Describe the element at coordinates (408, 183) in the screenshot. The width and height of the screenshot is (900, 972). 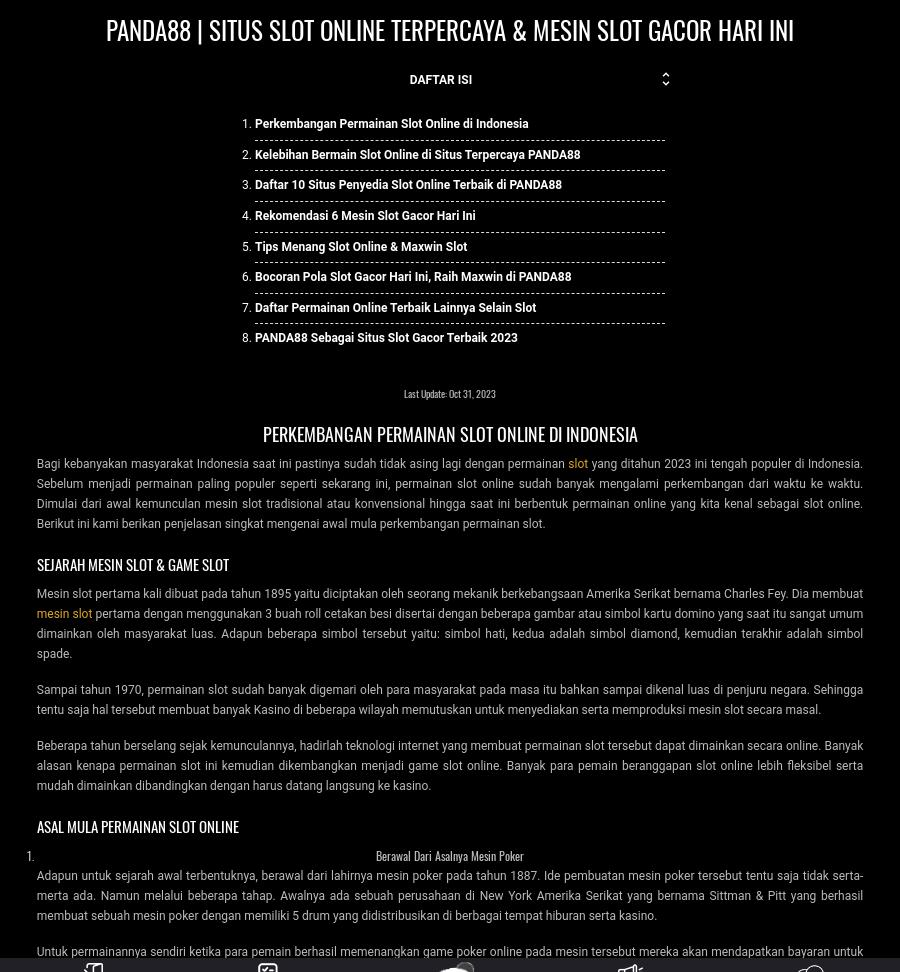
I see `'Daftar 10 Situs Penyedia Slot Online Terbaik di PANDA88'` at that location.